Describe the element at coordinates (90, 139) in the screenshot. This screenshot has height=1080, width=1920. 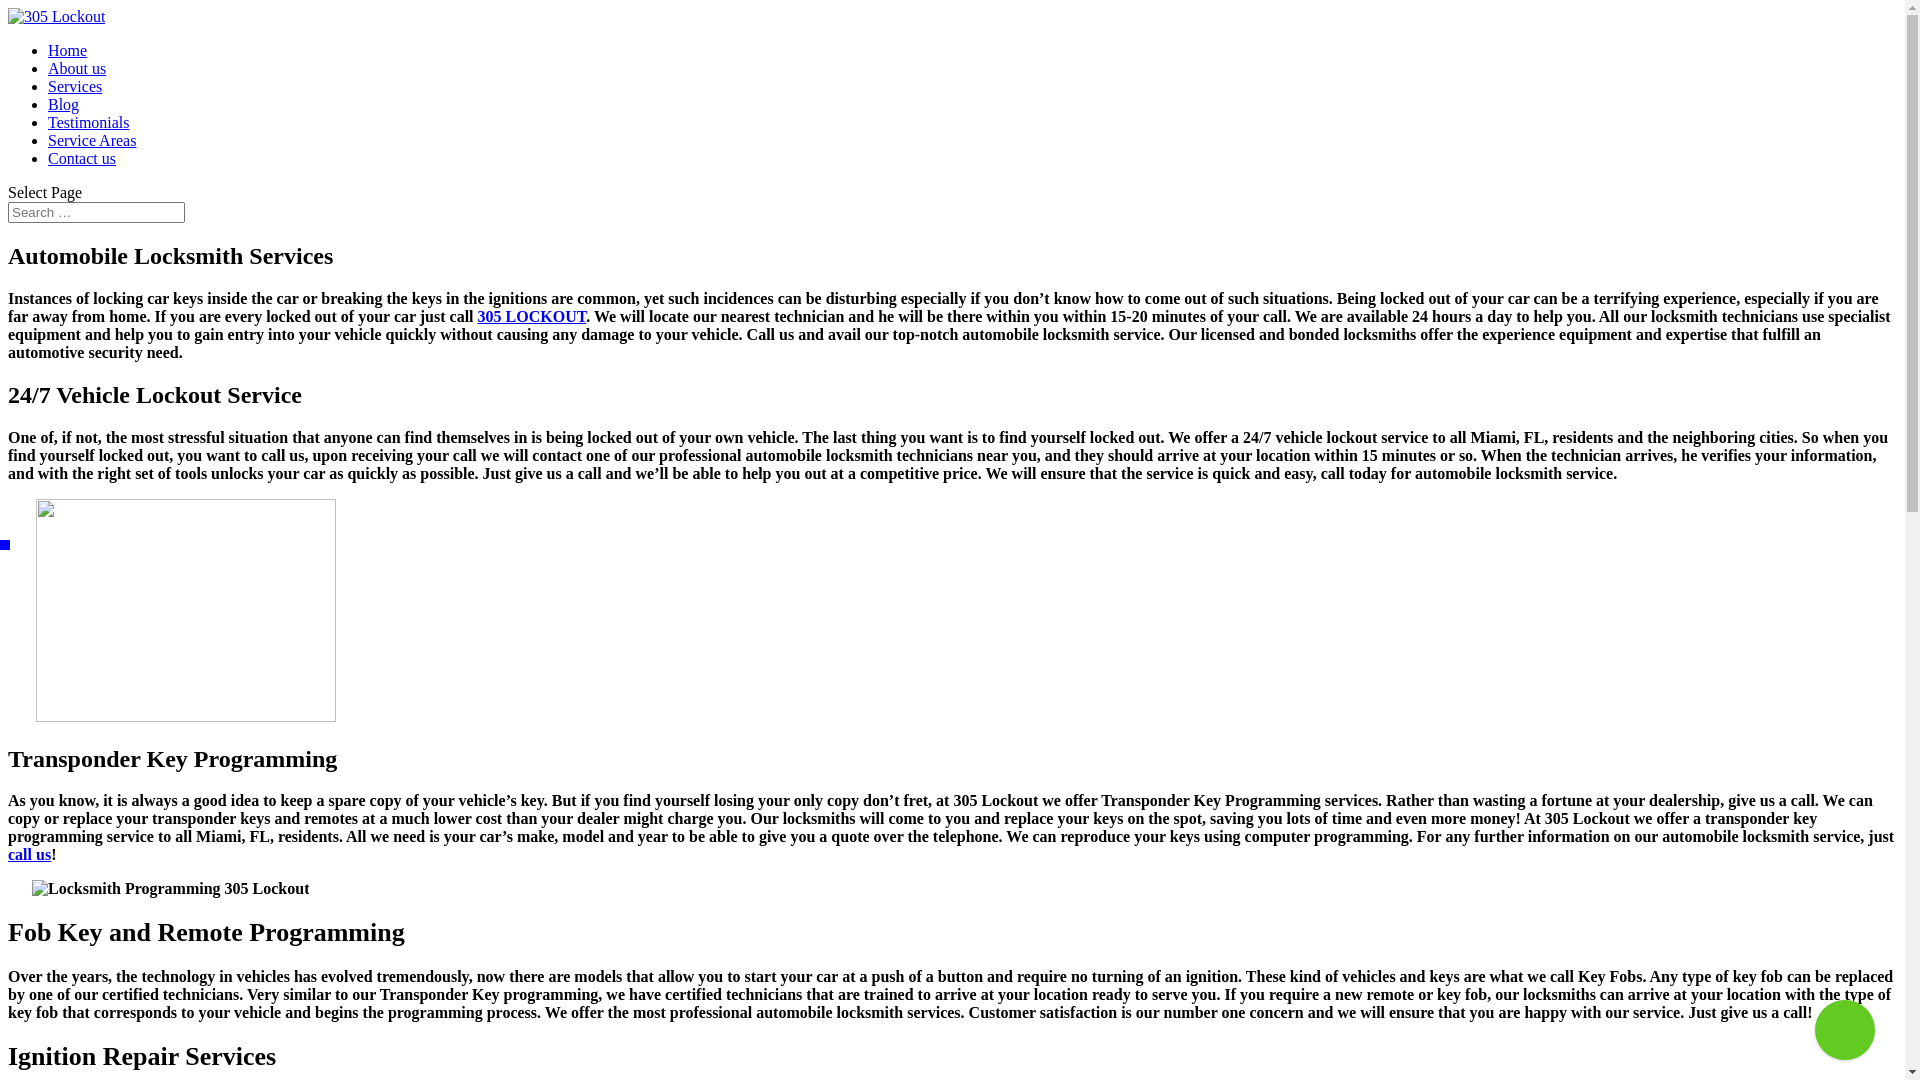
I see `'Service Areas'` at that location.